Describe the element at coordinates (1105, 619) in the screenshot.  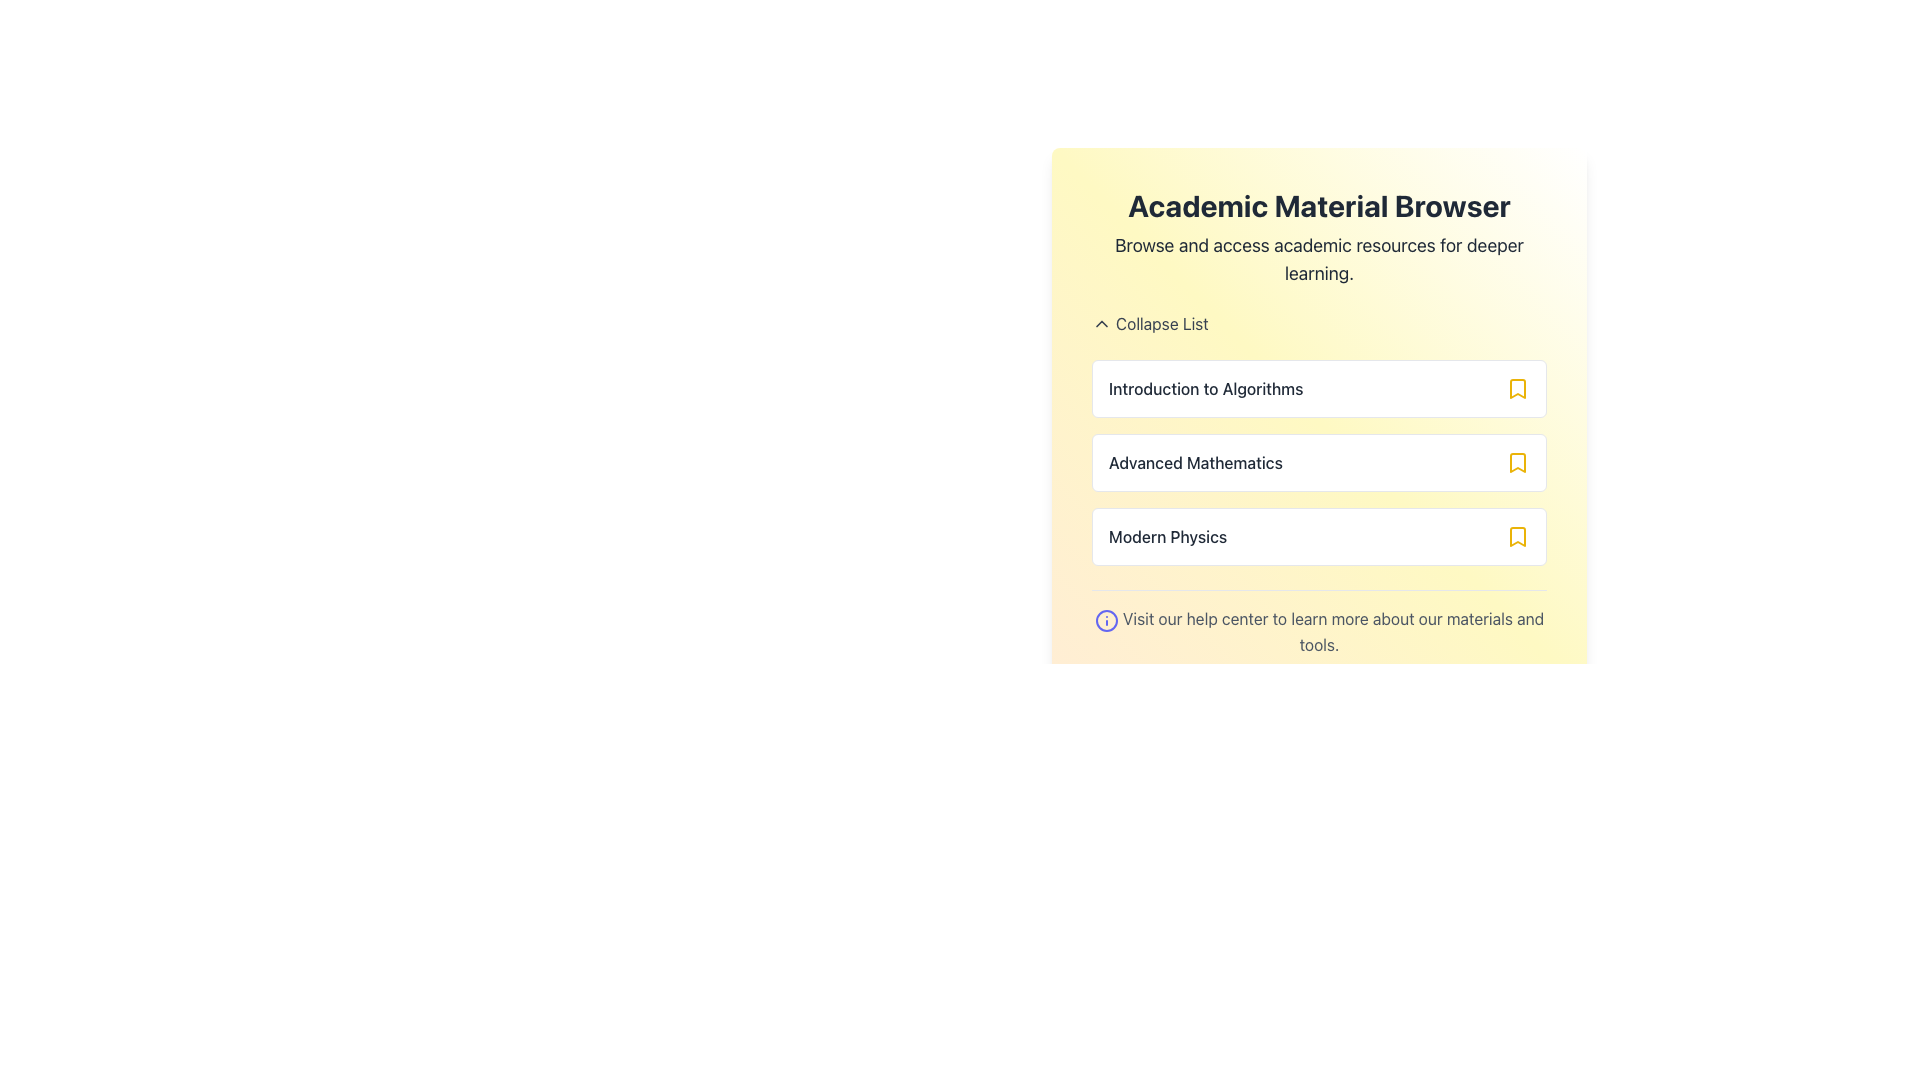
I see `the informative icon located at the bottom-left corner of the text block reading 'Visit our help center to learn more about our materials and tools.'` at that location.